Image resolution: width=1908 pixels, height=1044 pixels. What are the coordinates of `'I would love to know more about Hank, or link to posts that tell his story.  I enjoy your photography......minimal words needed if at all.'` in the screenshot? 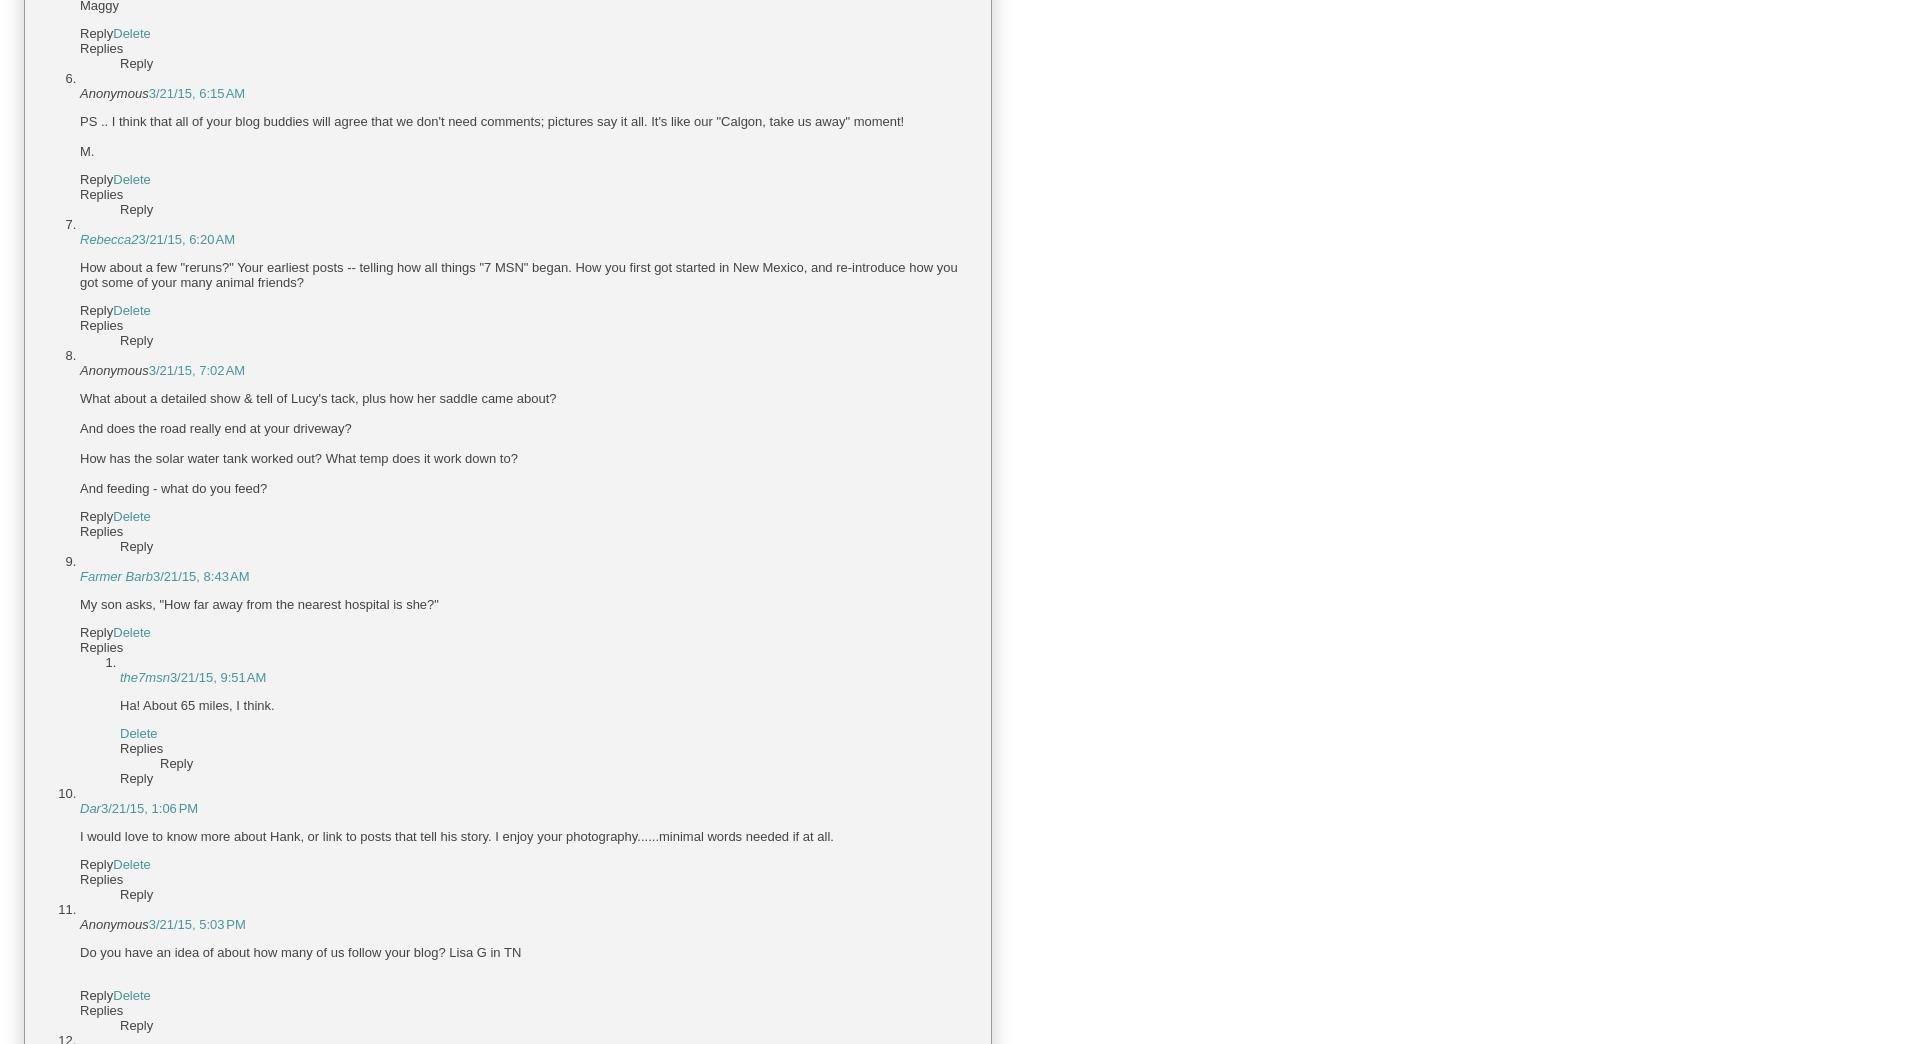 It's located at (456, 835).